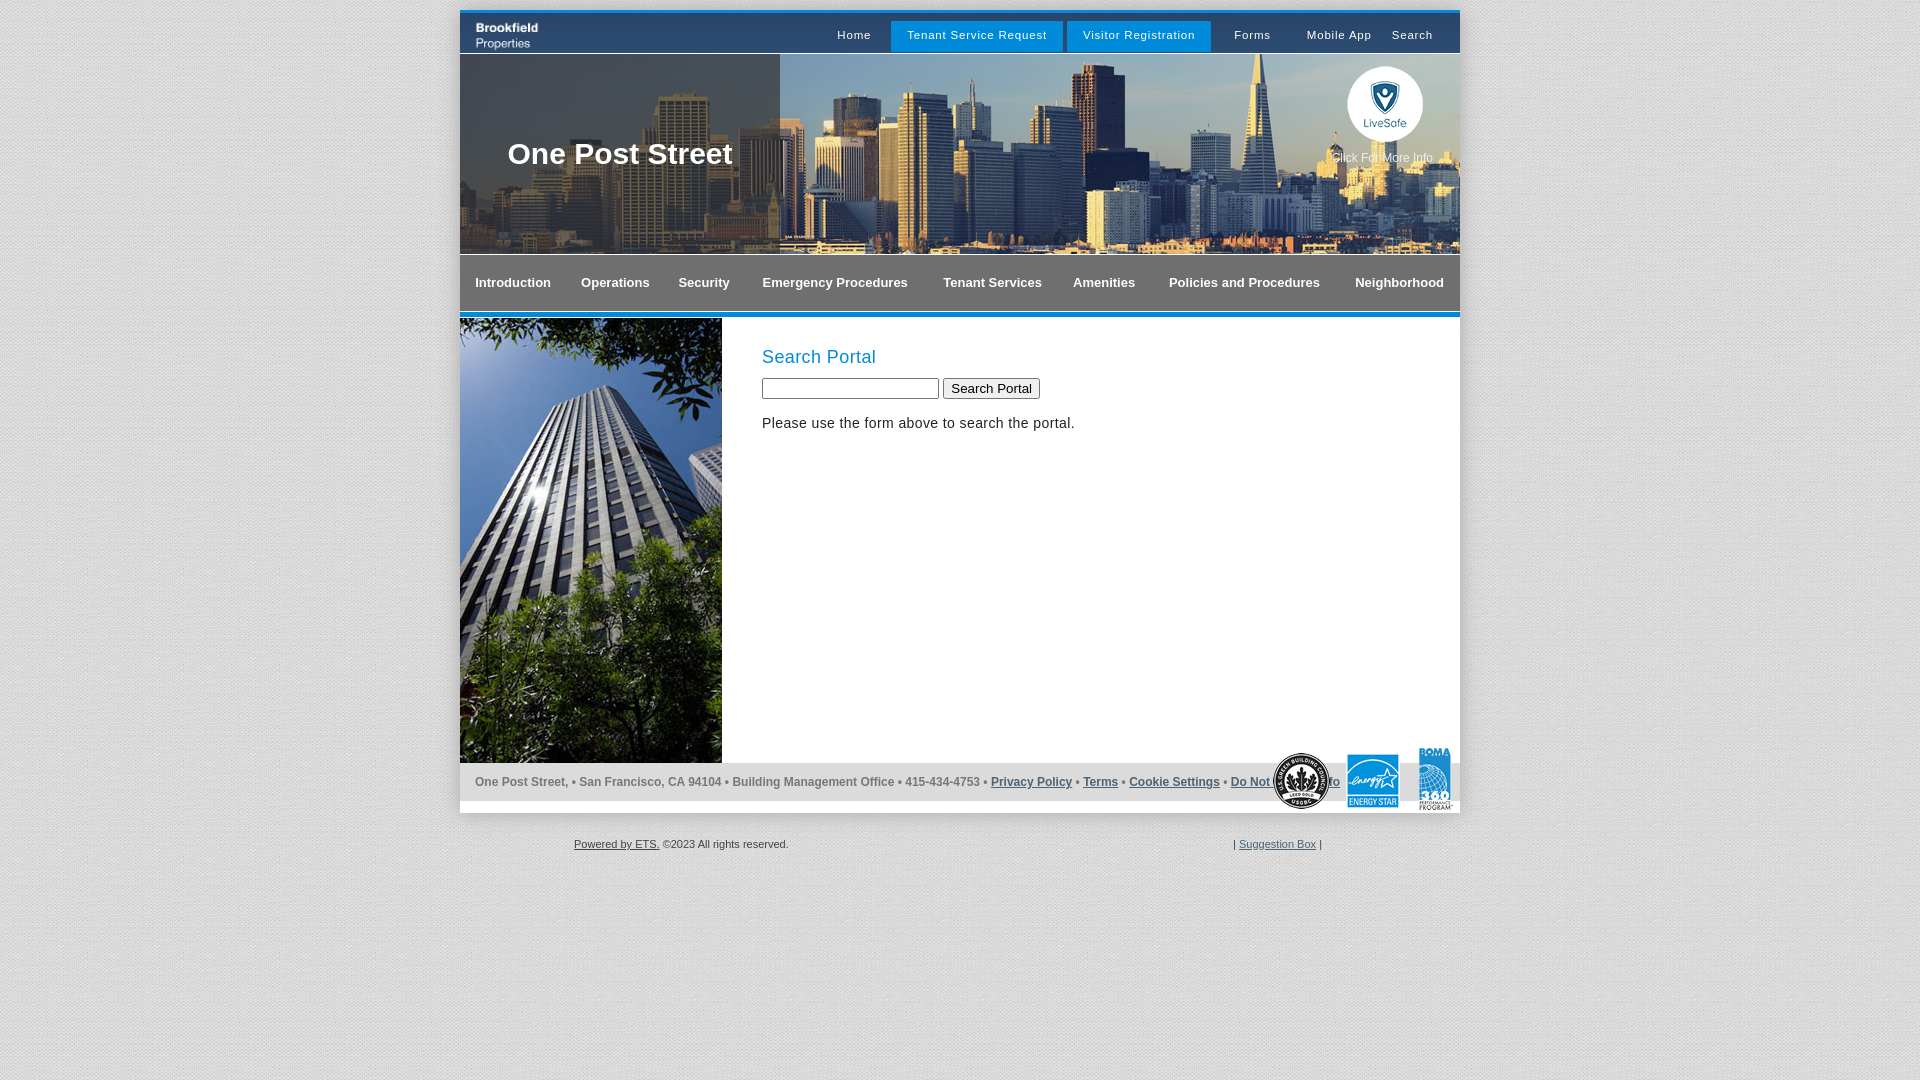 This screenshot has width=1920, height=1080. What do you see at coordinates (941, 388) in the screenshot?
I see `'Search Portal'` at bounding box center [941, 388].